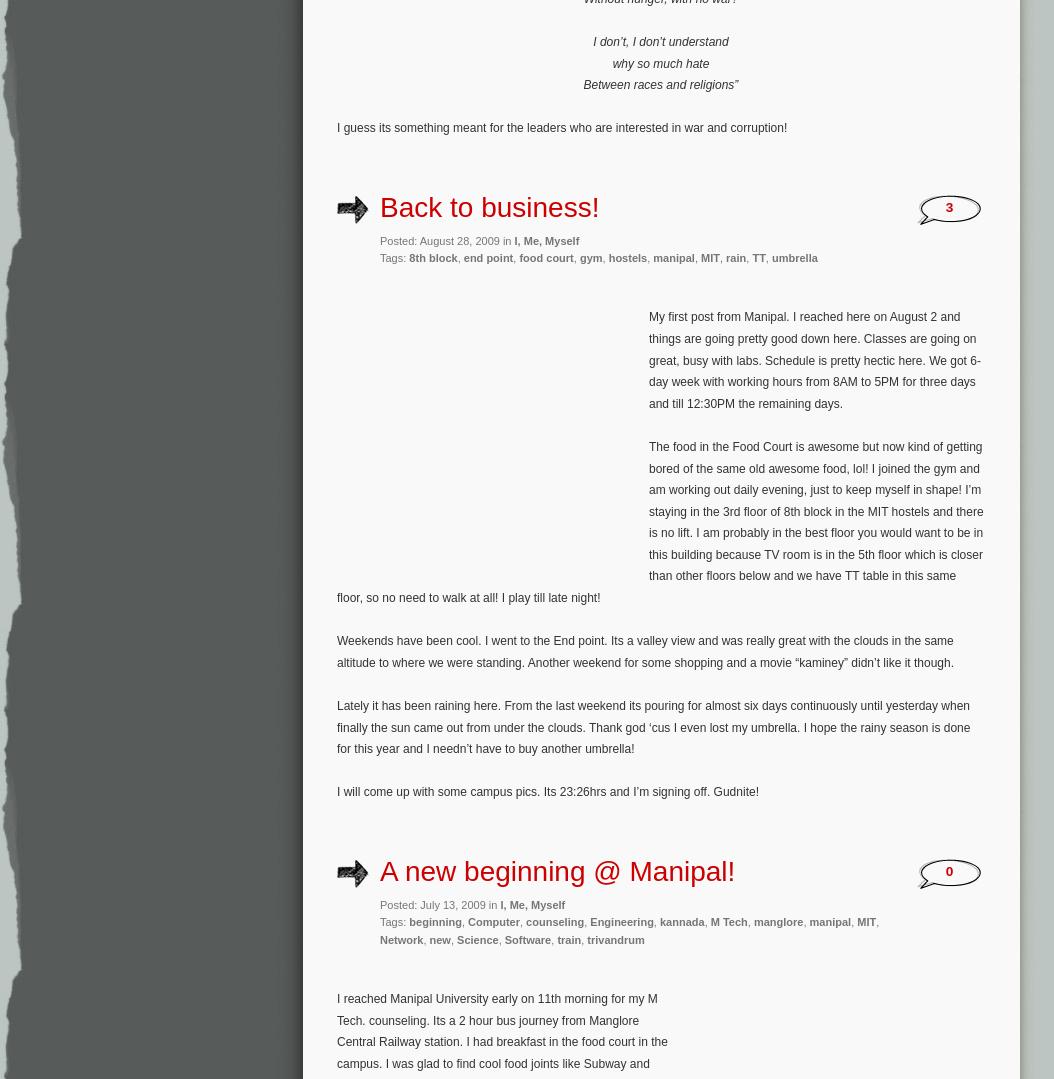  Describe the element at coordinates (660, 85) in the screenshot. I see `'Between races and religions”'` at that location.